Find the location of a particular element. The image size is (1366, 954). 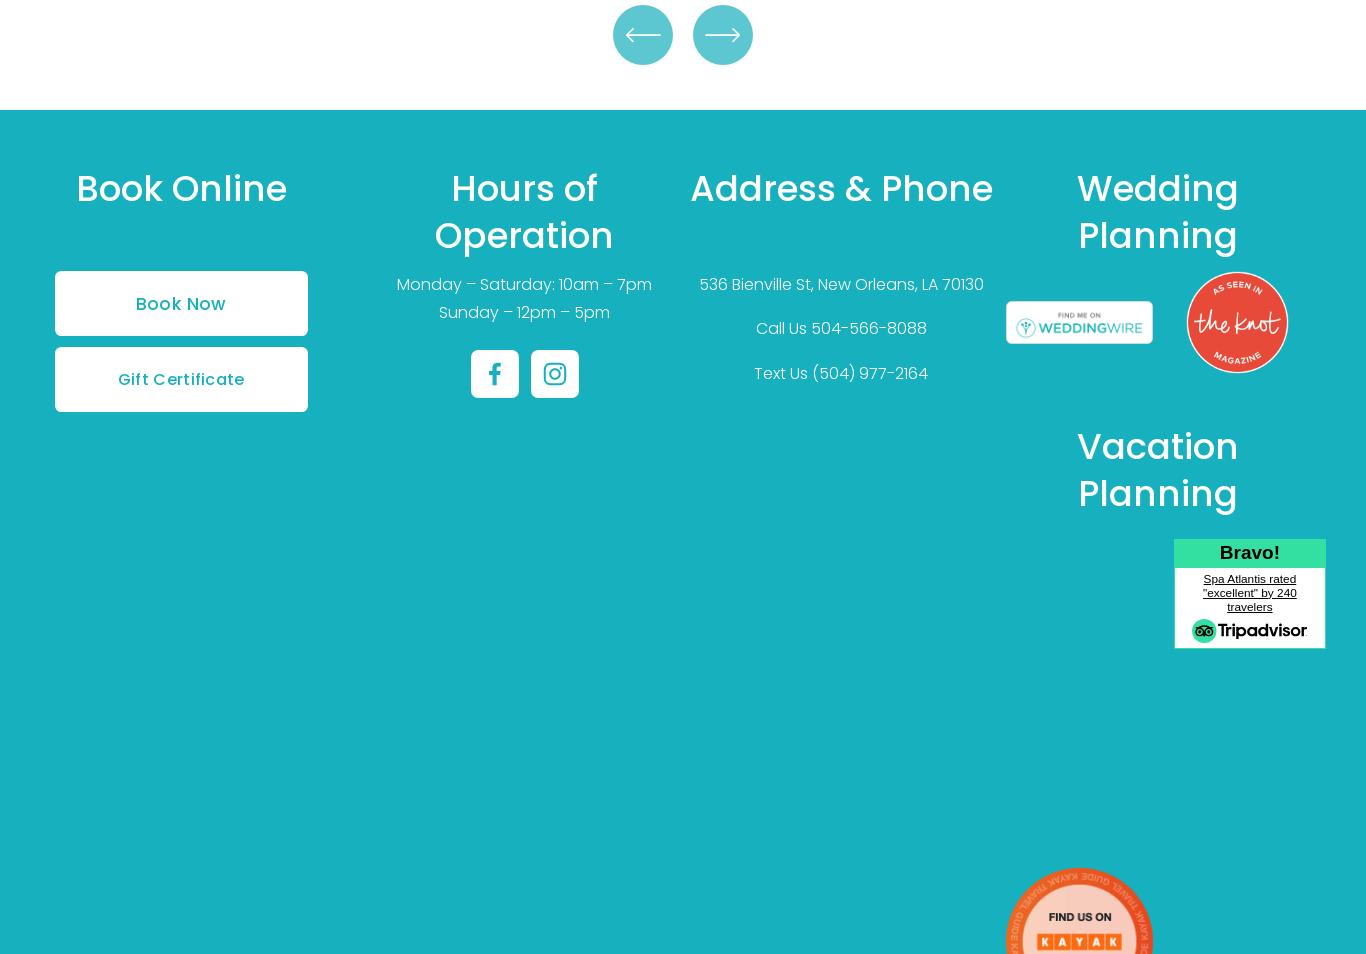

'Wedding Planning' is located at coordinates (1162, 210).